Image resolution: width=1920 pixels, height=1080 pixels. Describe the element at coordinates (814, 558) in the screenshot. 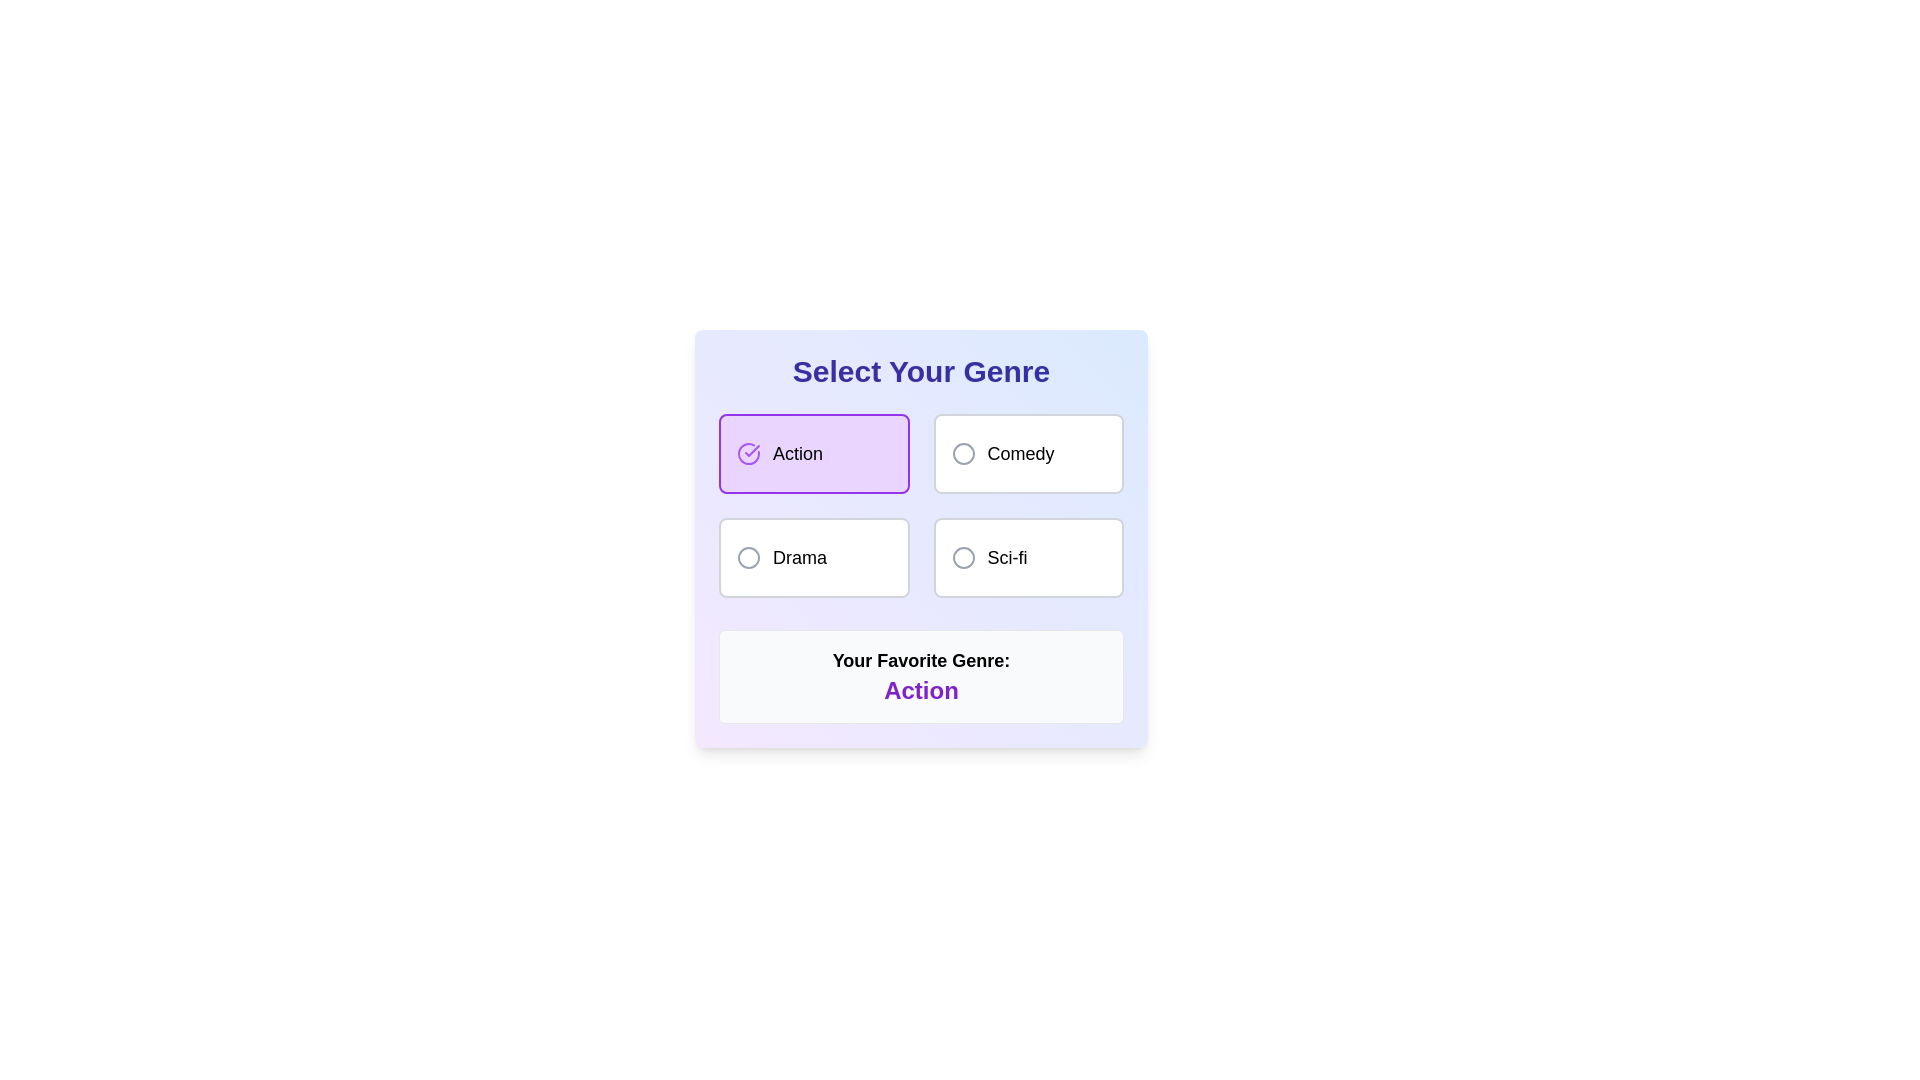

I see `the 'Drama' radio button which is a rectangular button with rounded corners and a white background, containing a circular radio button on the left and the text 'Drama' in black` at that location.